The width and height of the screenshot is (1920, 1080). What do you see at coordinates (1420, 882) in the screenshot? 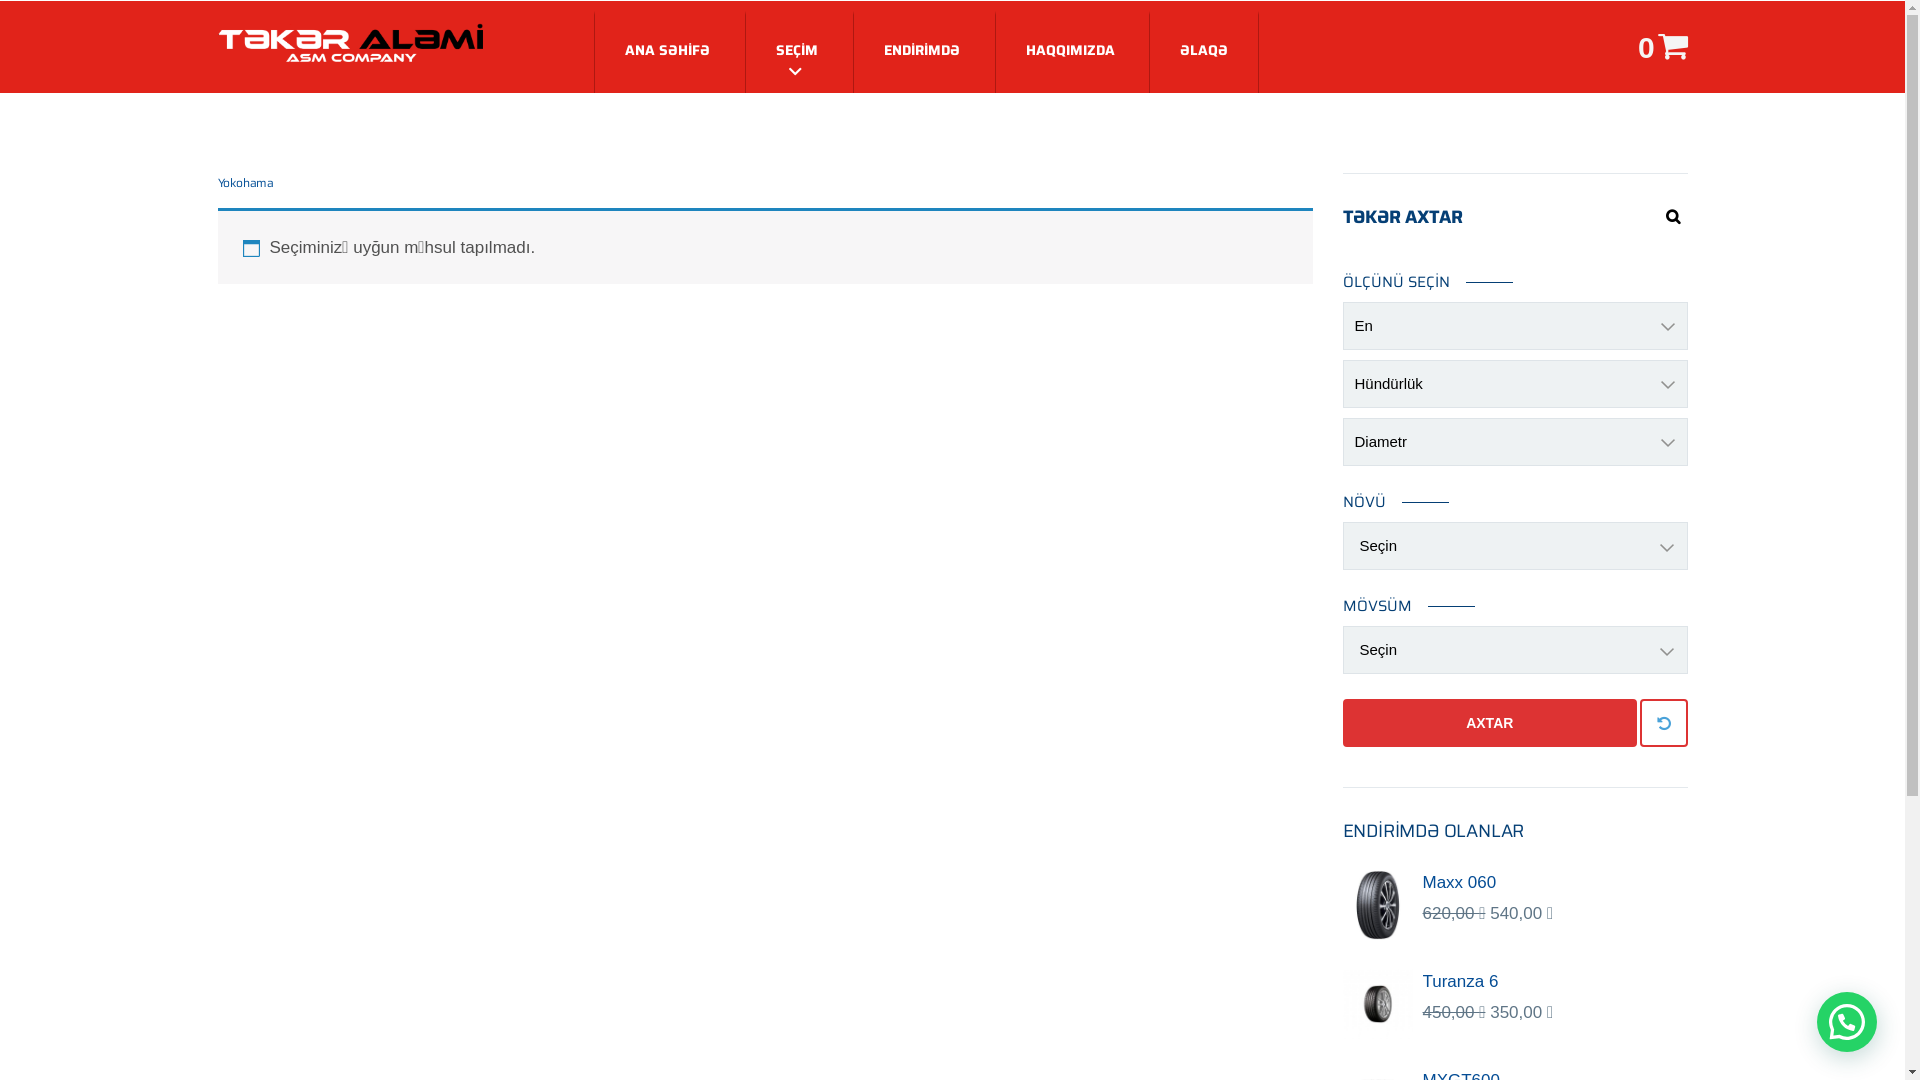
I see `'Maxx 060'` at bounding box center [1420, 882].